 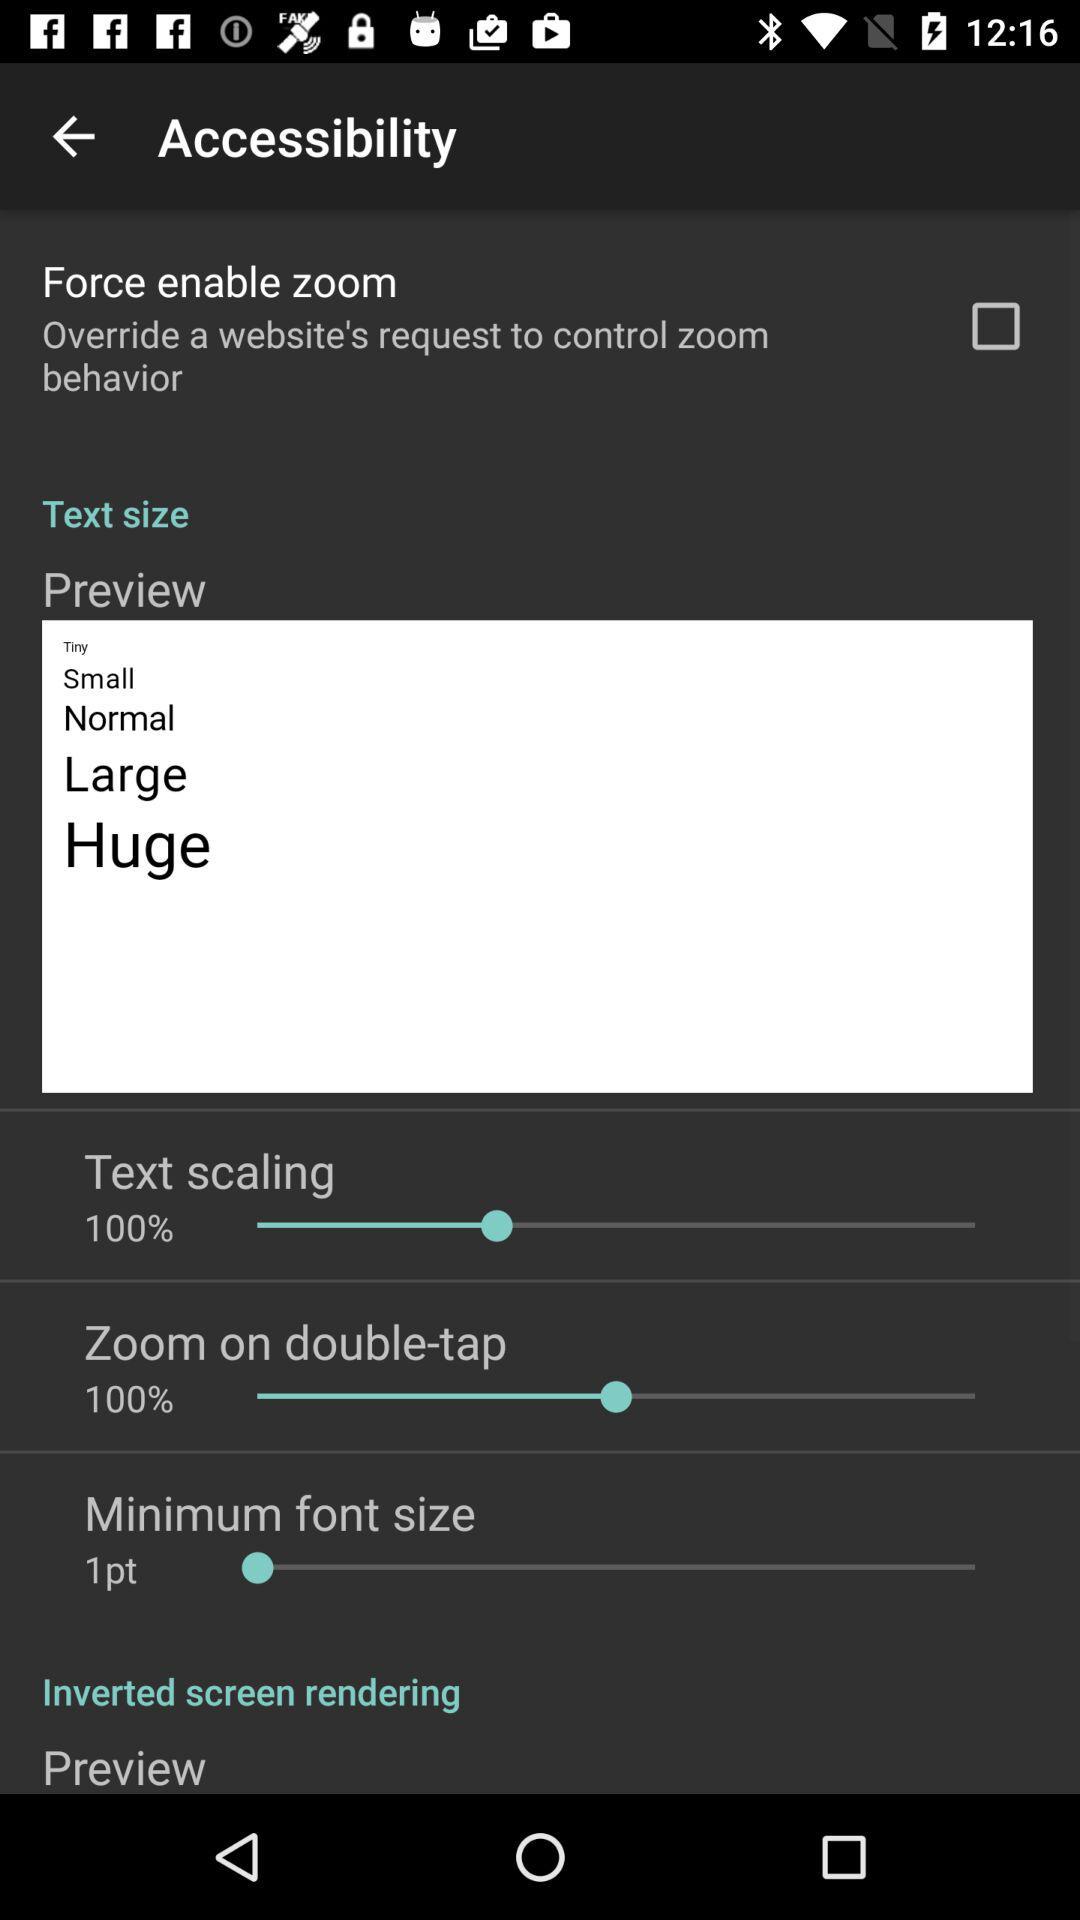 I want to click on app below 100%, so click(x=279, y=1512).